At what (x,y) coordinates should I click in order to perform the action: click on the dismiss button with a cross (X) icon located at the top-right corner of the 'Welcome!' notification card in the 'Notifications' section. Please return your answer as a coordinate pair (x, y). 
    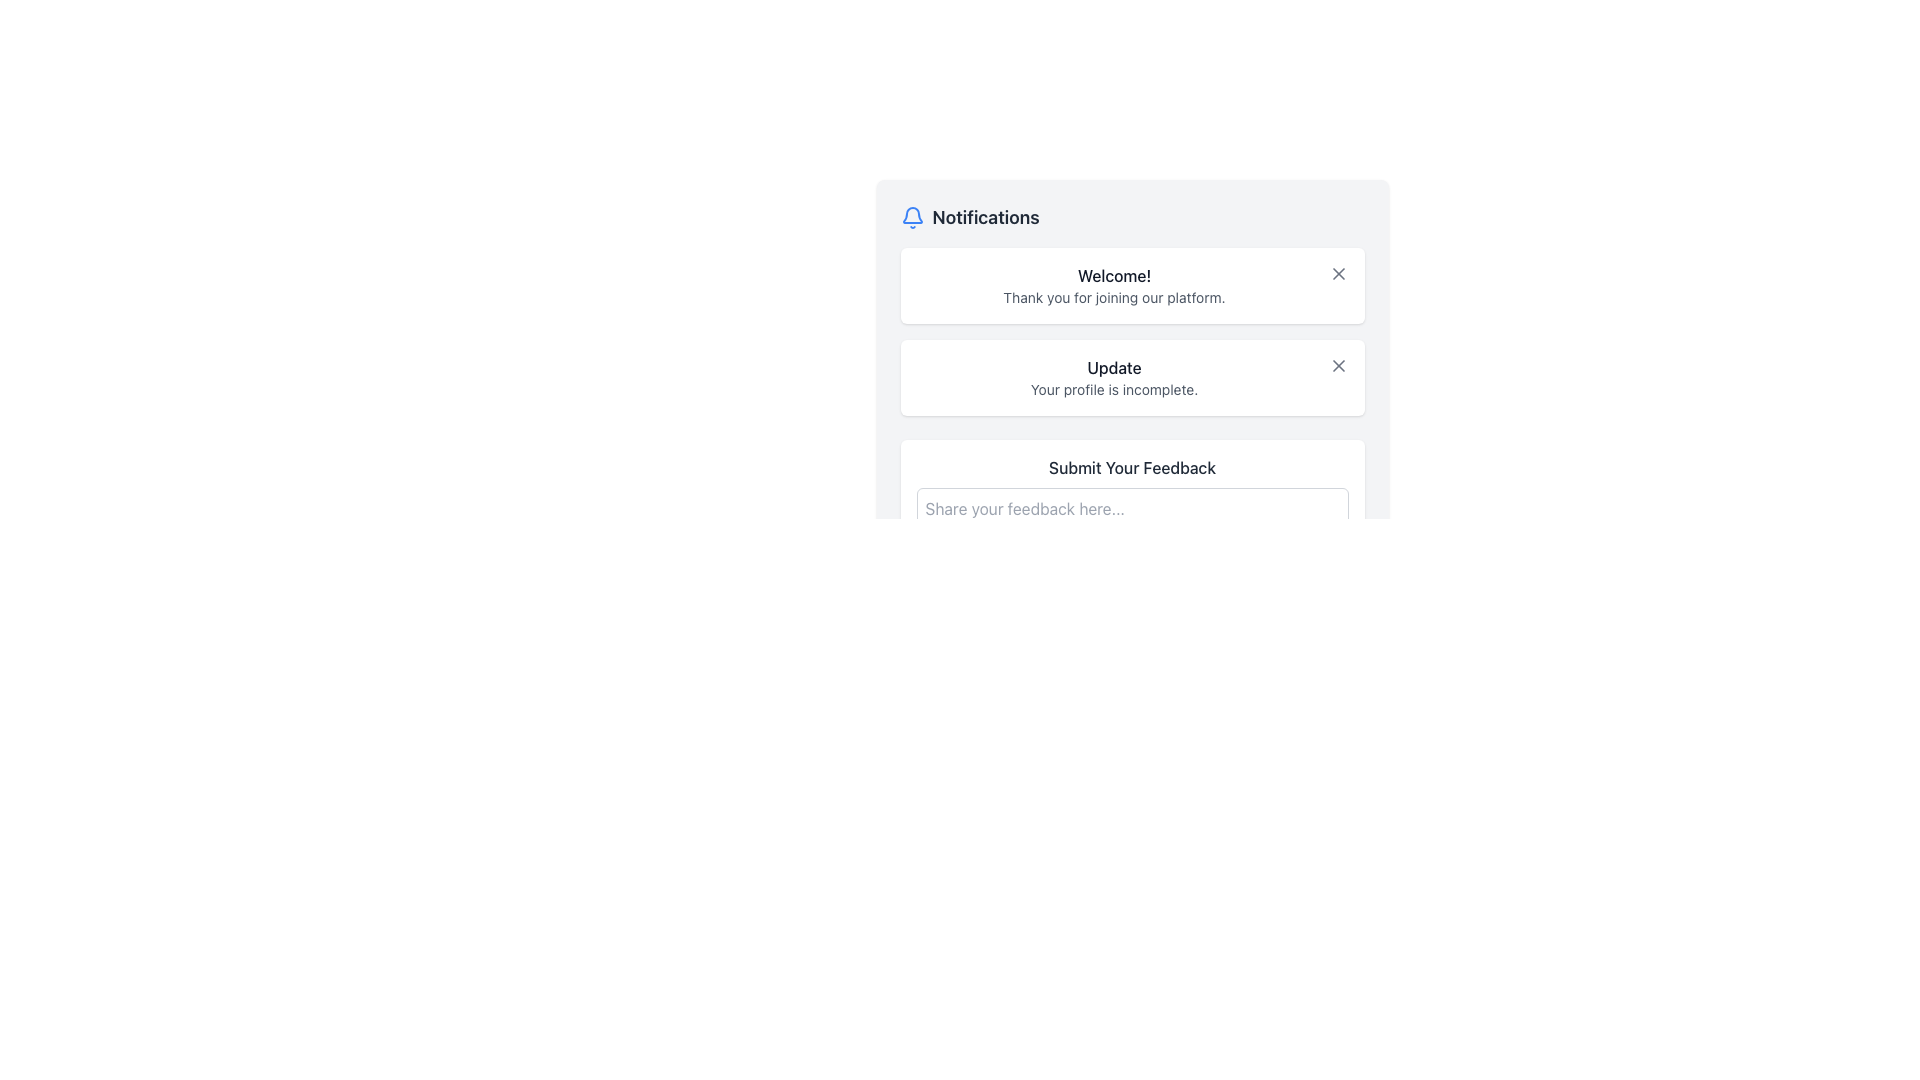
    Looking at the image, I should click on (1338, 273).